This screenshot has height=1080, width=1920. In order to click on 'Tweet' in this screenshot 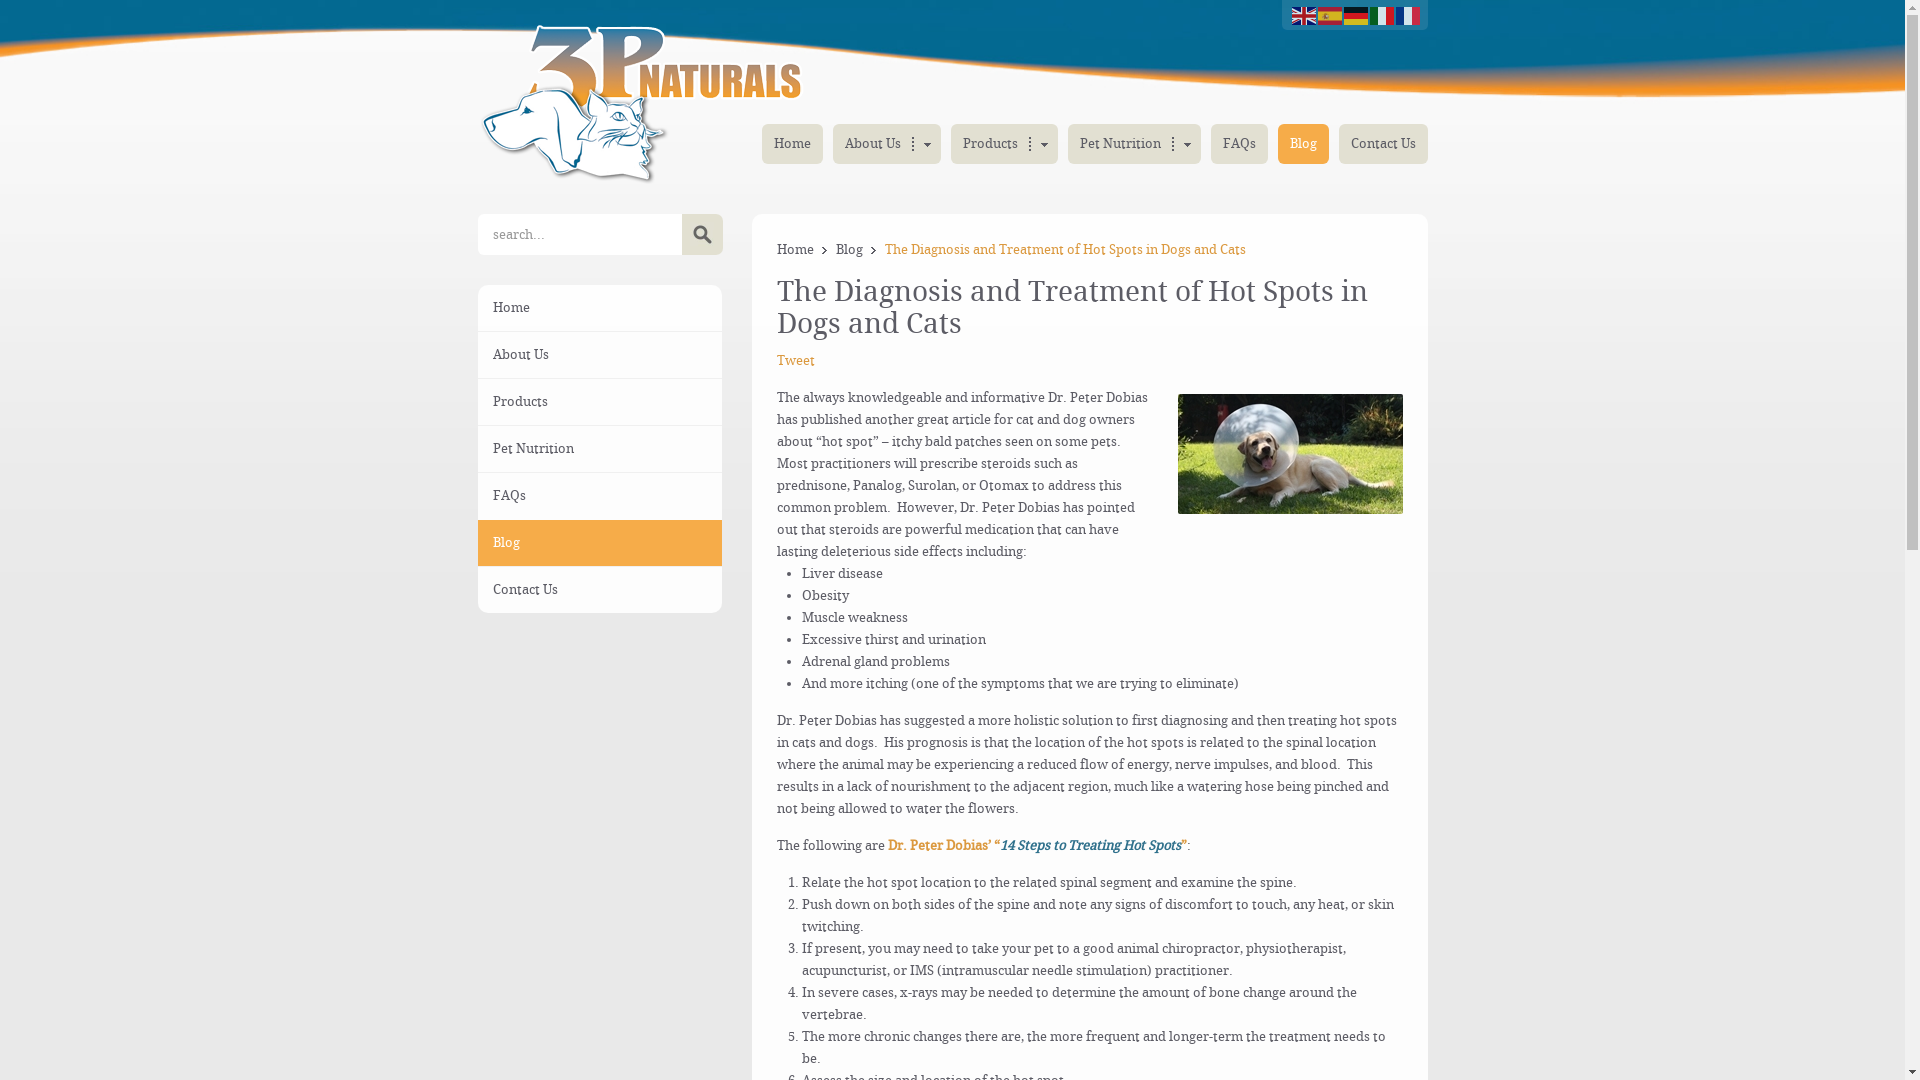, I will do `click(795, 360)`.